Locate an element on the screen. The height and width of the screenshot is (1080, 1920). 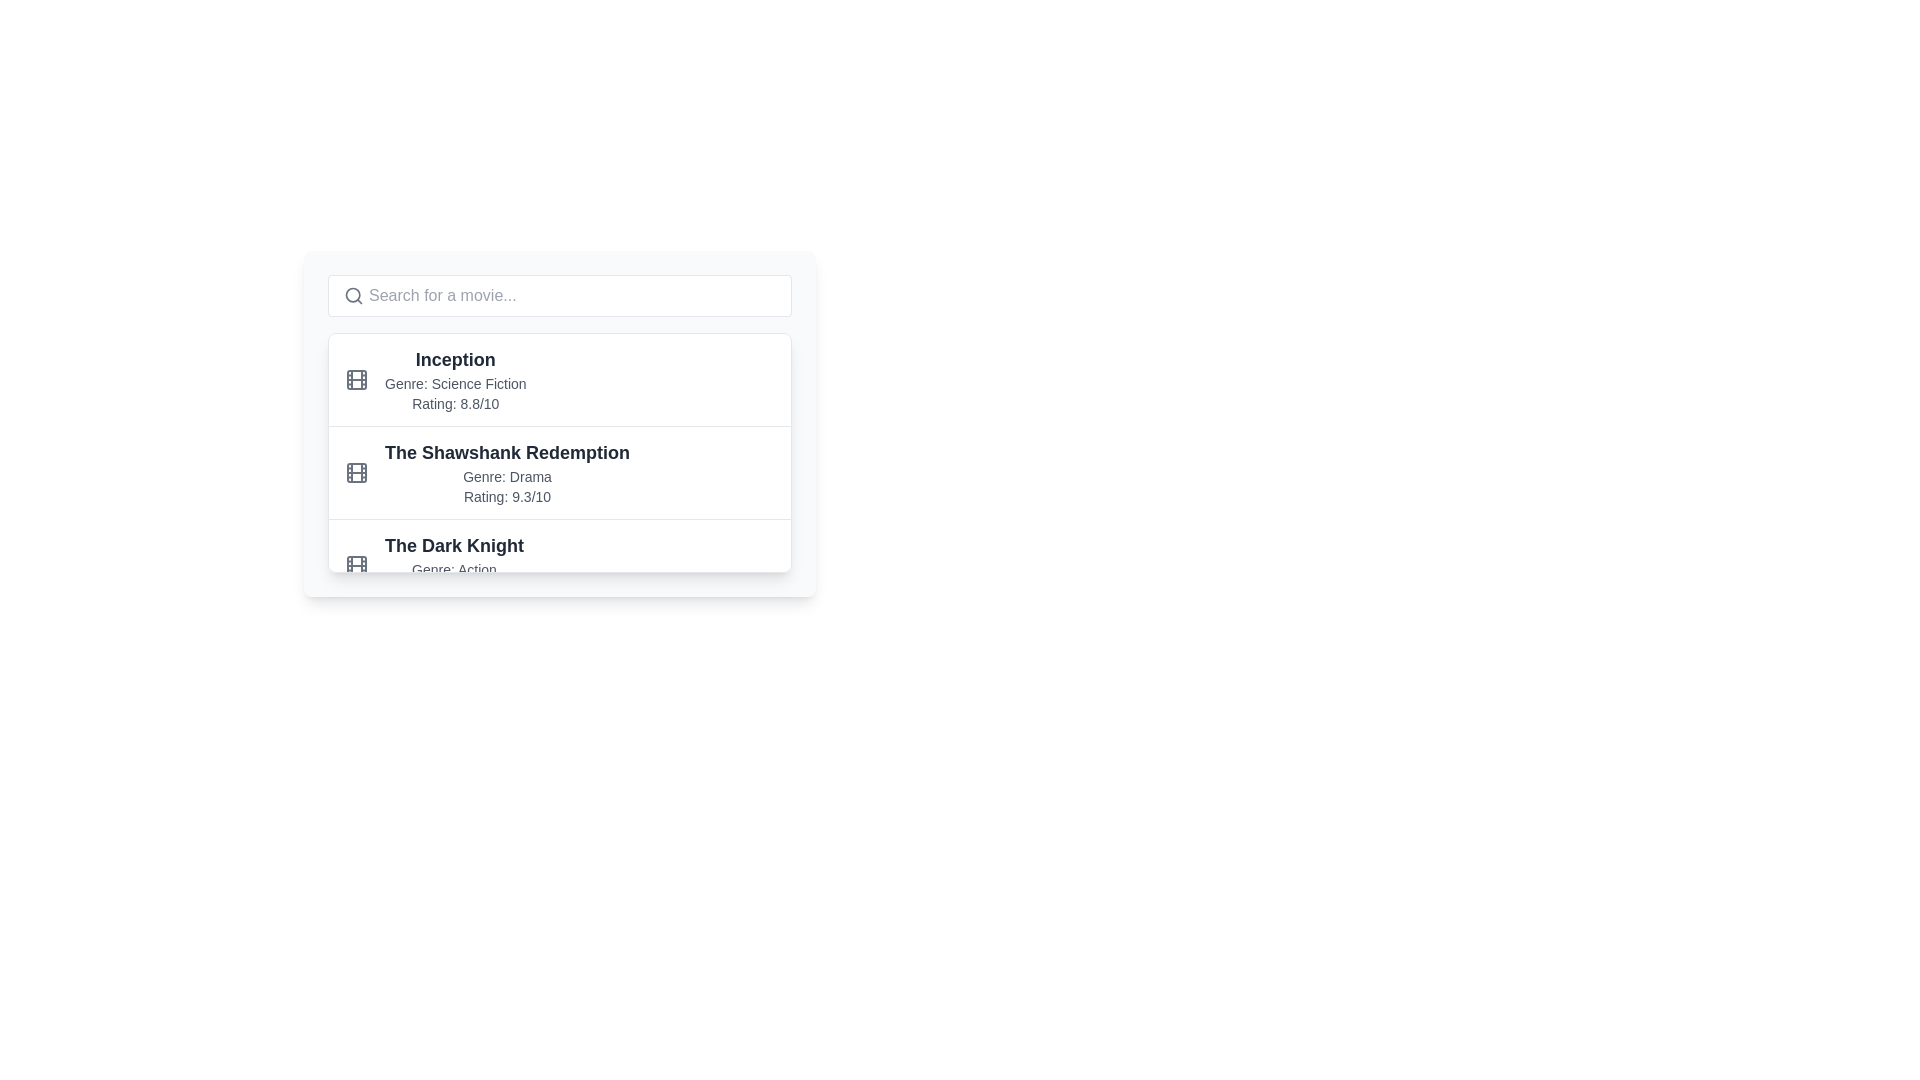
the movie card for 'The Dark Knight', which is the third item in the vertical list of movies, featuring a film strip icon, bold title, and metadata about genre and rating is located at coordinates (560, 565).